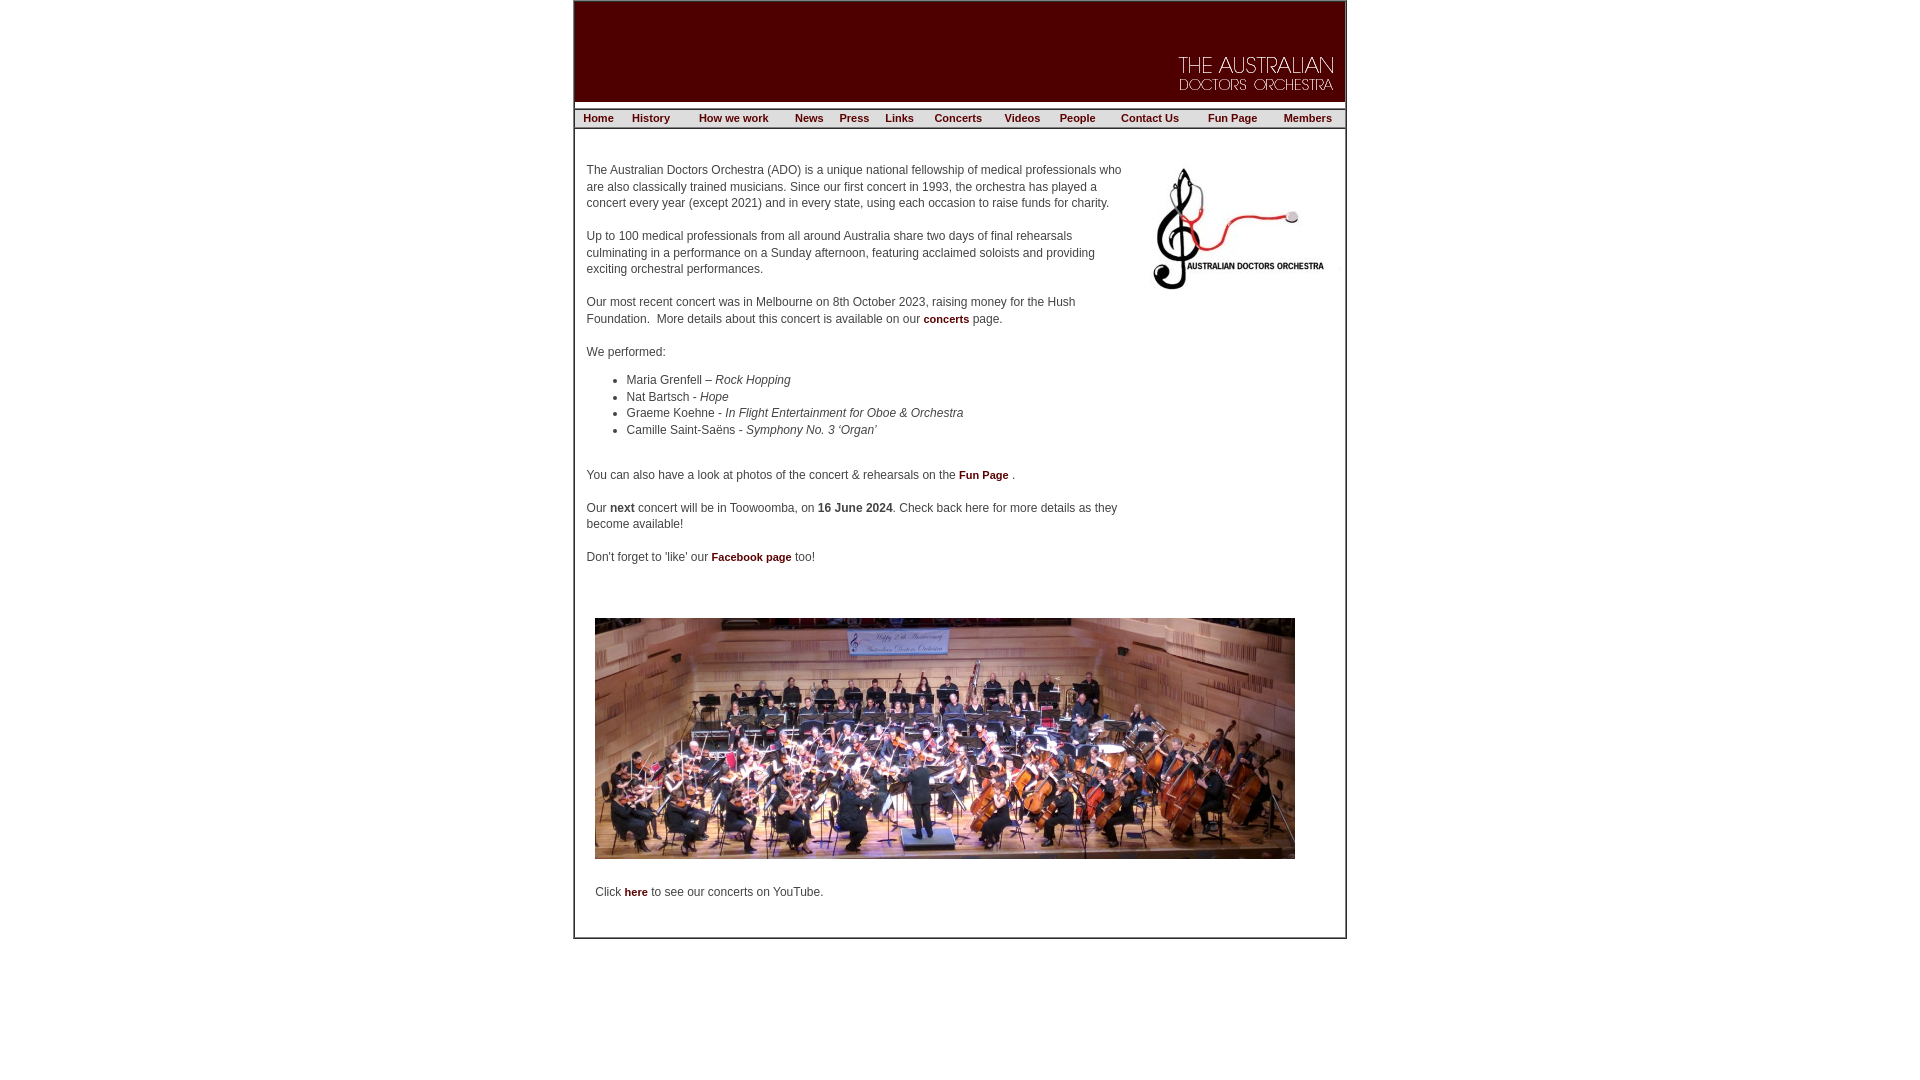 This screenshot has width=1920, height=1080. I want to click on 'Press', so click(854, 118).